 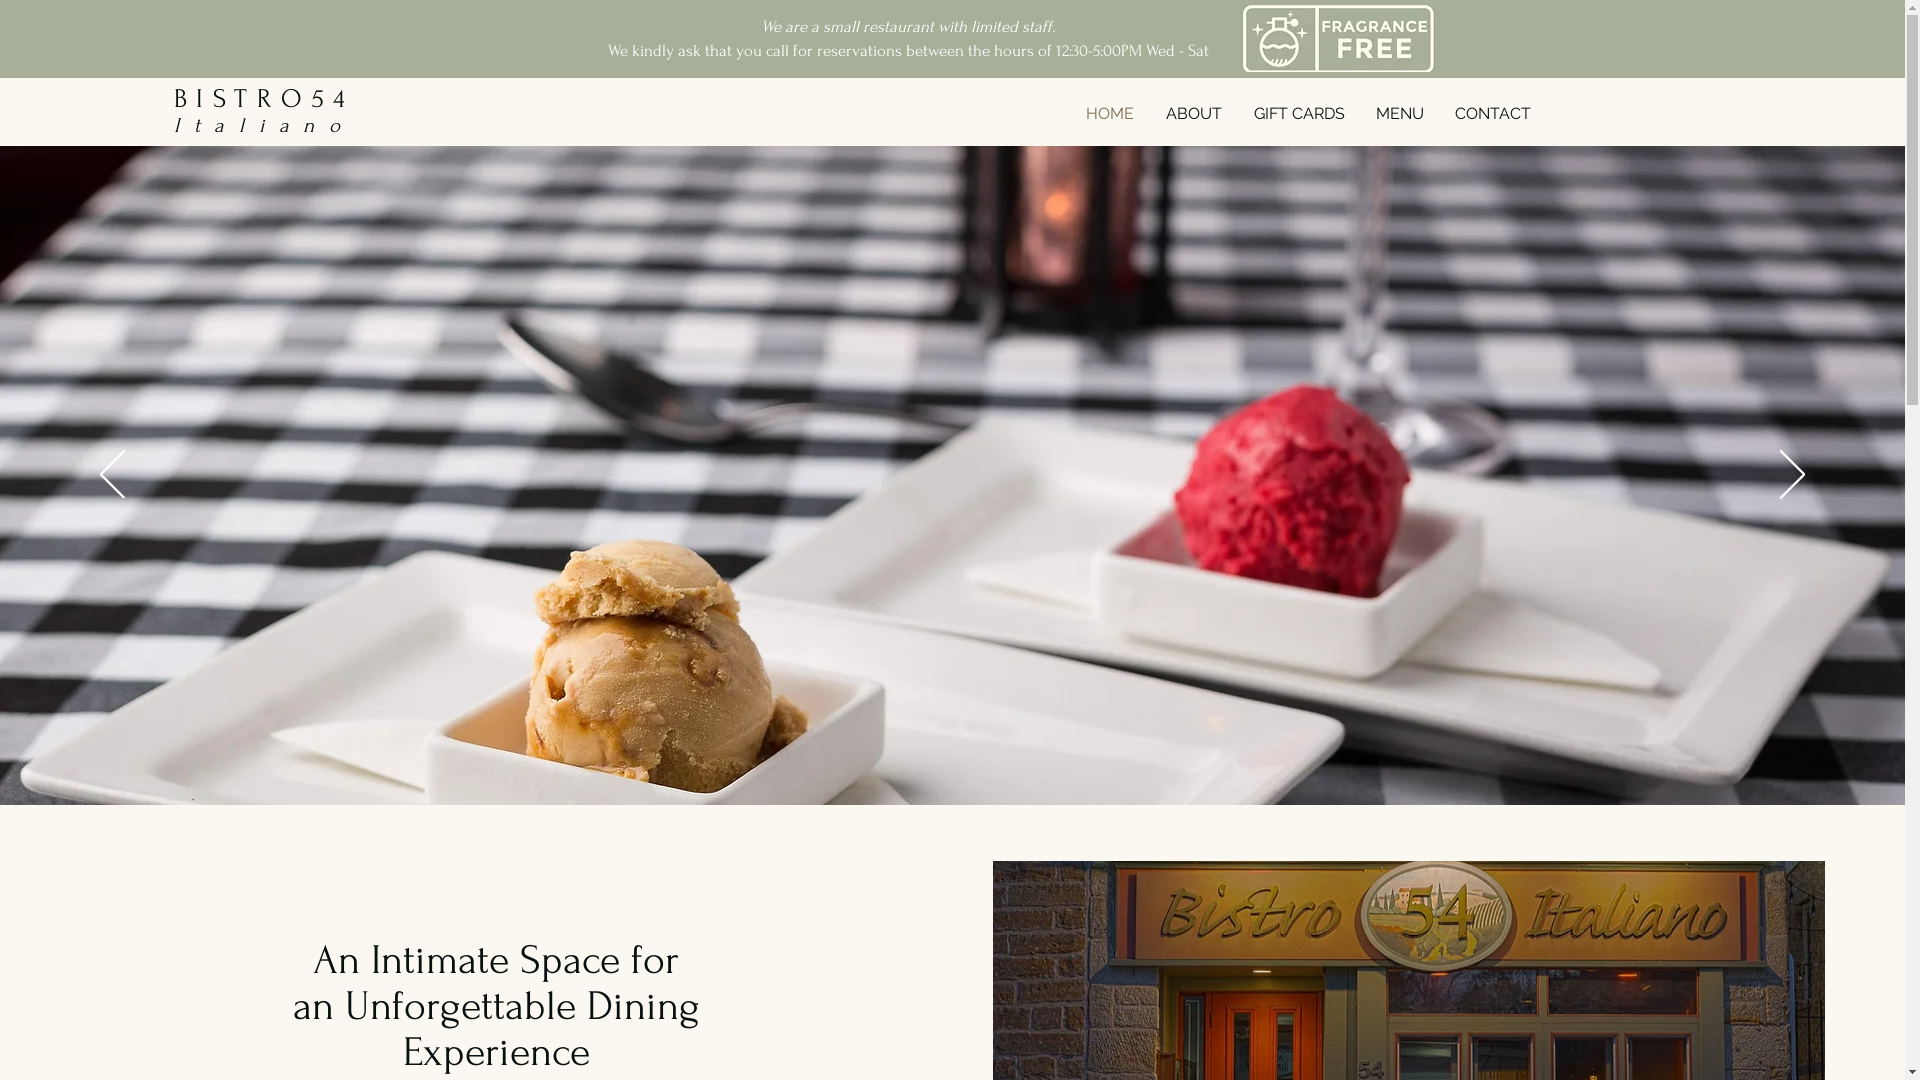 I want to click on 'CONTACT', so click(x=1492, y=114).